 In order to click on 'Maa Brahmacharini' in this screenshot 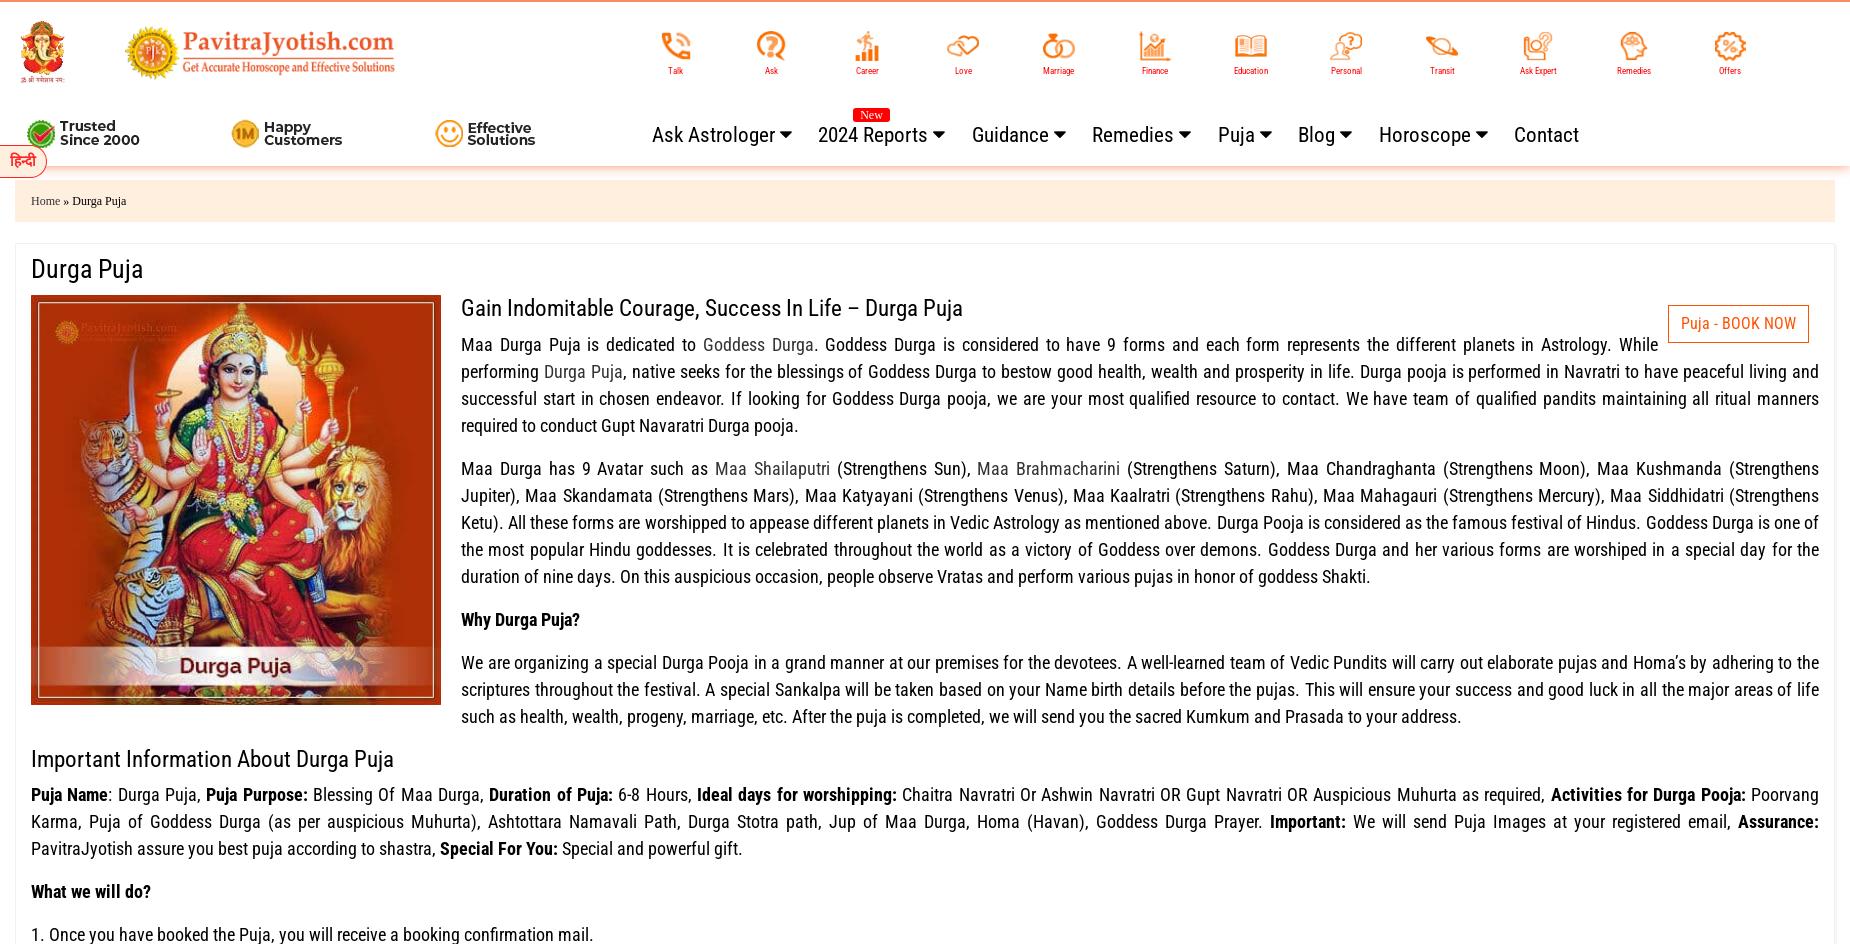, I will do `click(975, 466)`.